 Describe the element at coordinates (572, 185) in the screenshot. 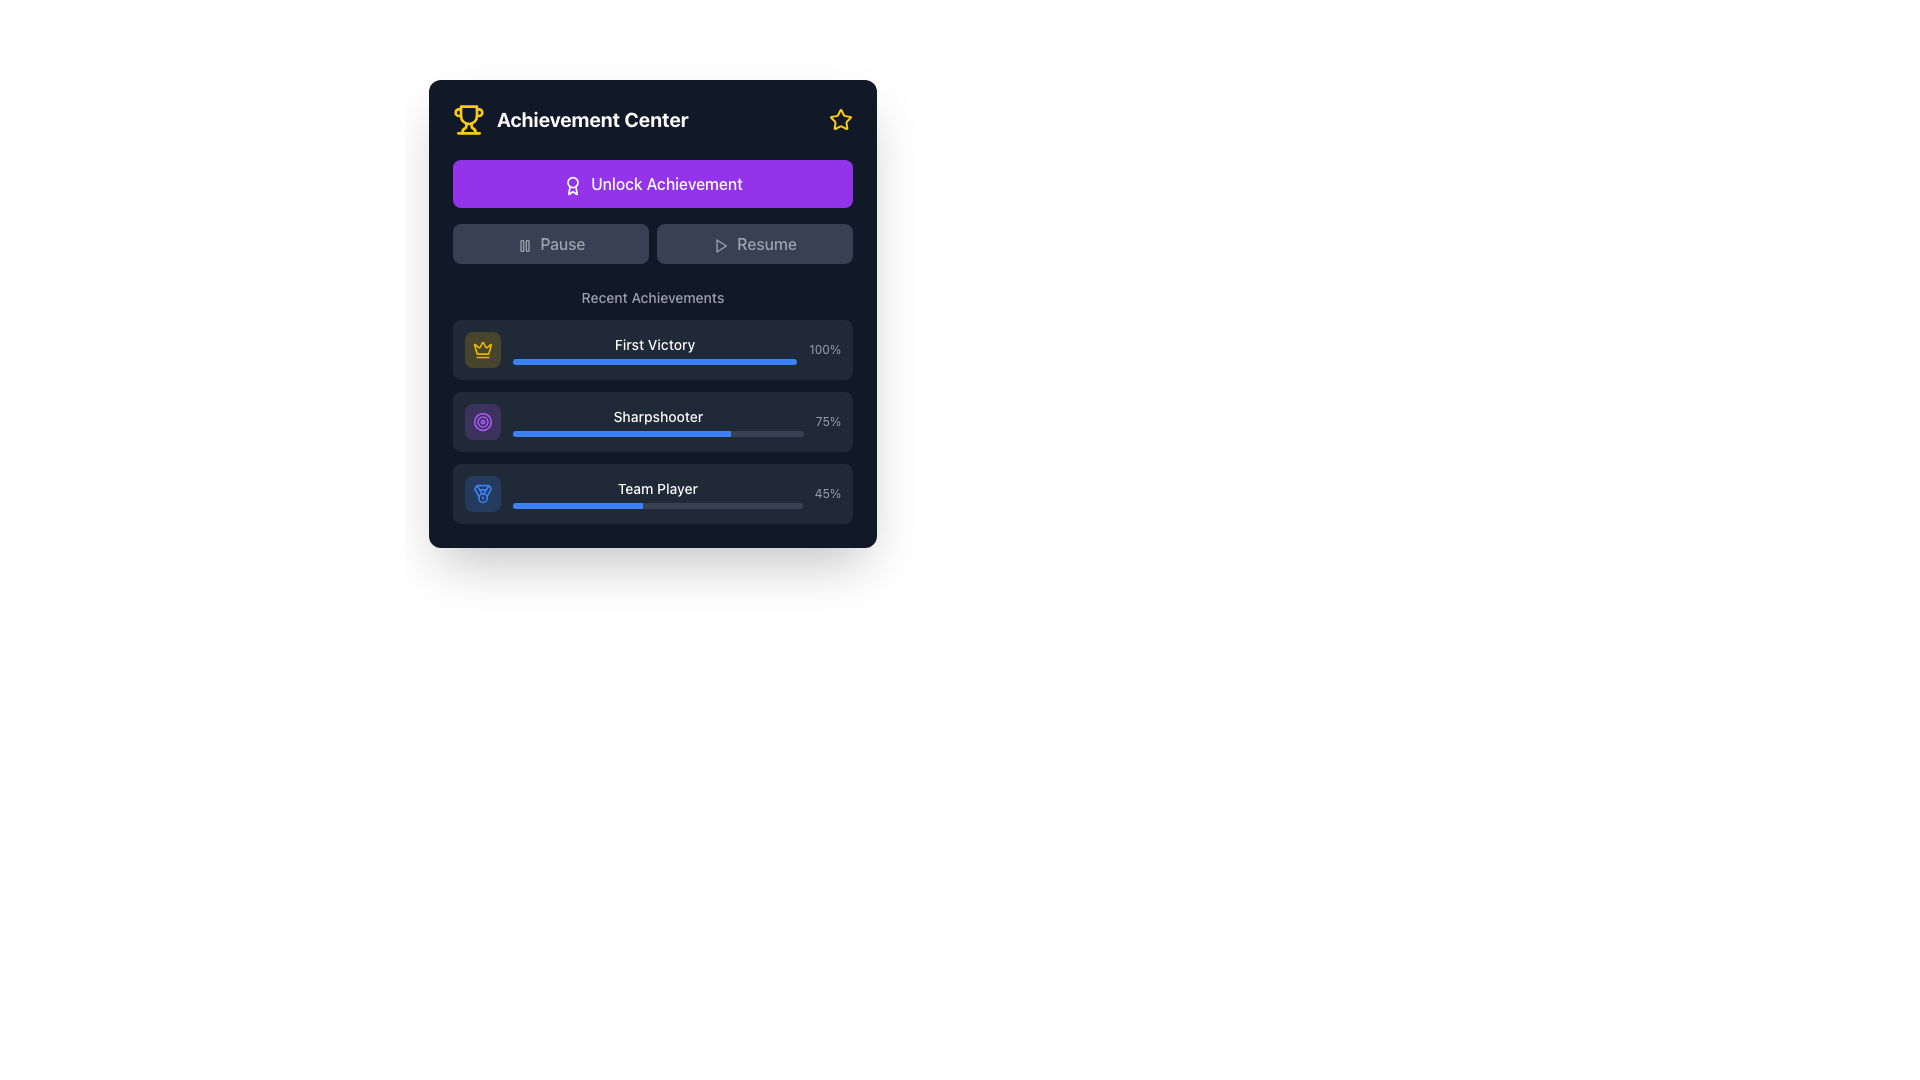

I see `the small award icon with a circular medal design that is positioned on the left side of the purple button labeled 'Unlock Achievement'` at that location.